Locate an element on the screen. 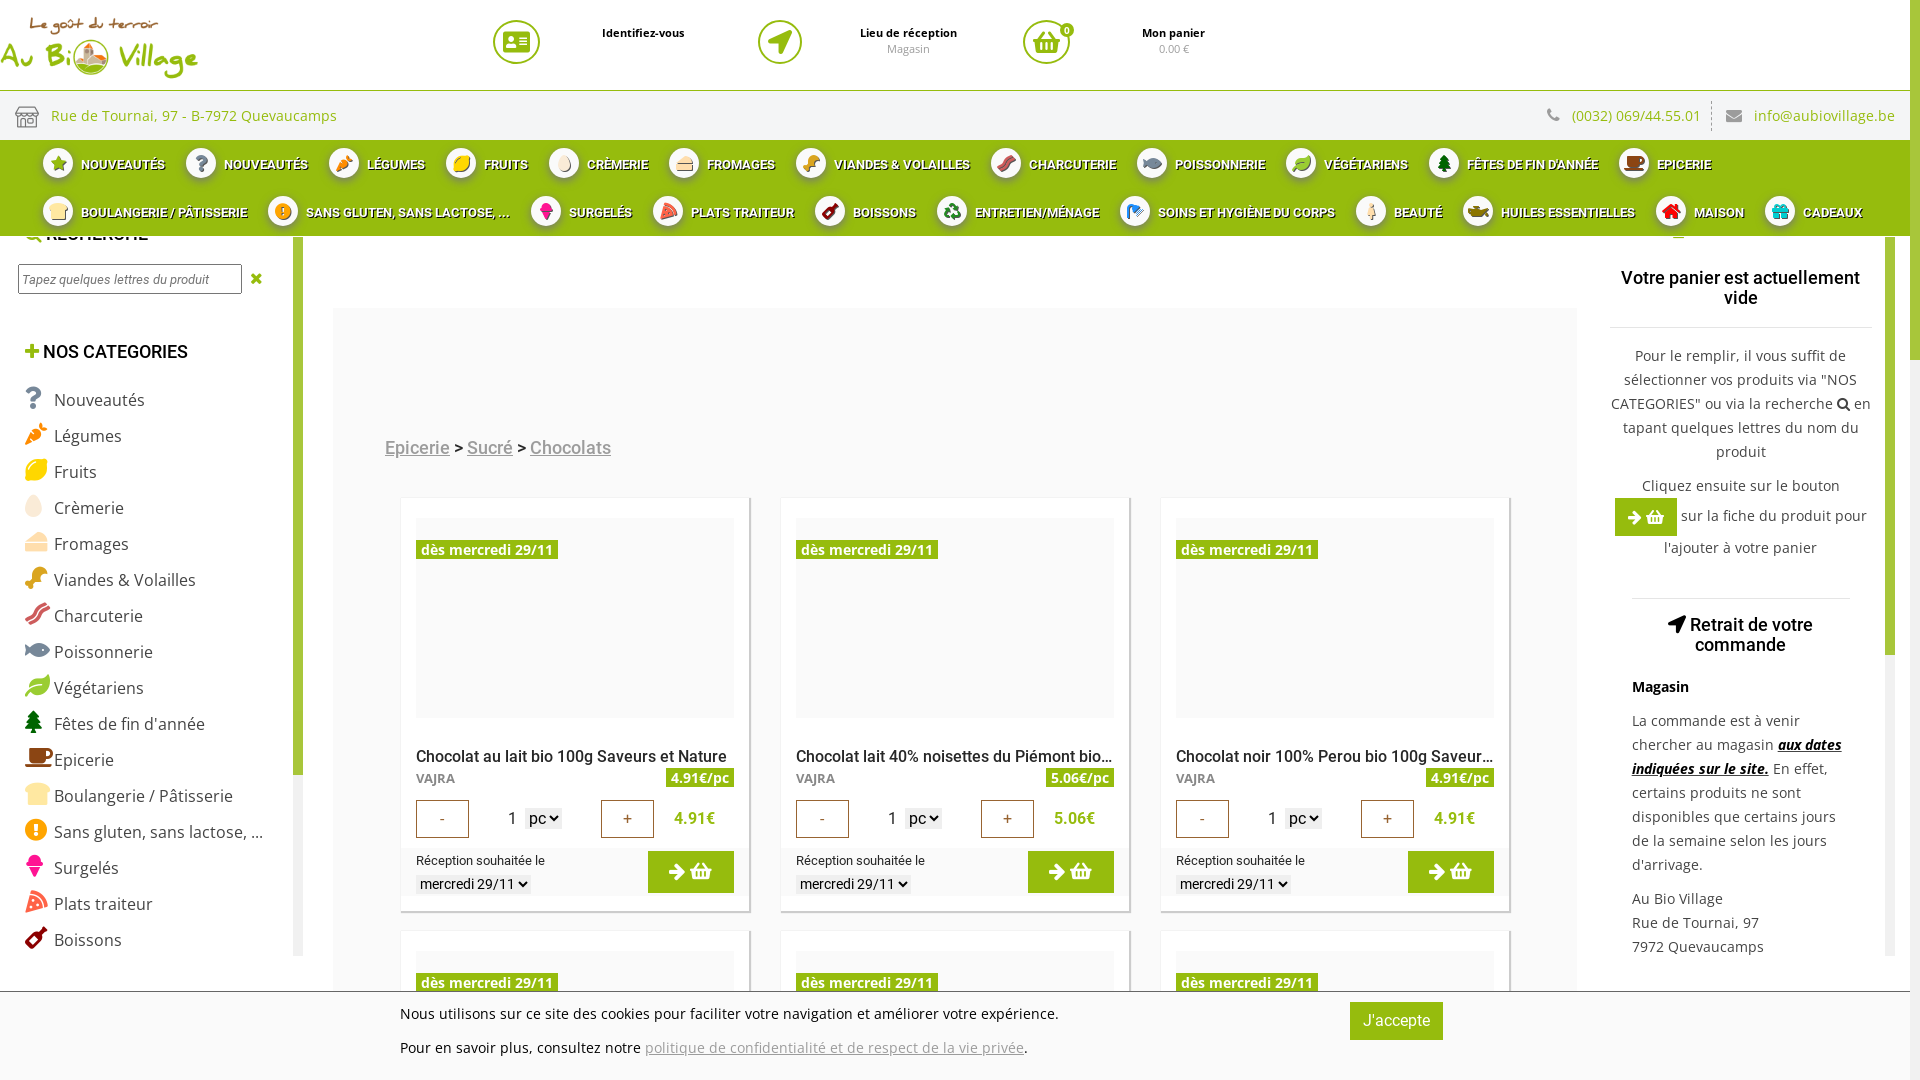  '0' is located at coordinates (1045, 42).